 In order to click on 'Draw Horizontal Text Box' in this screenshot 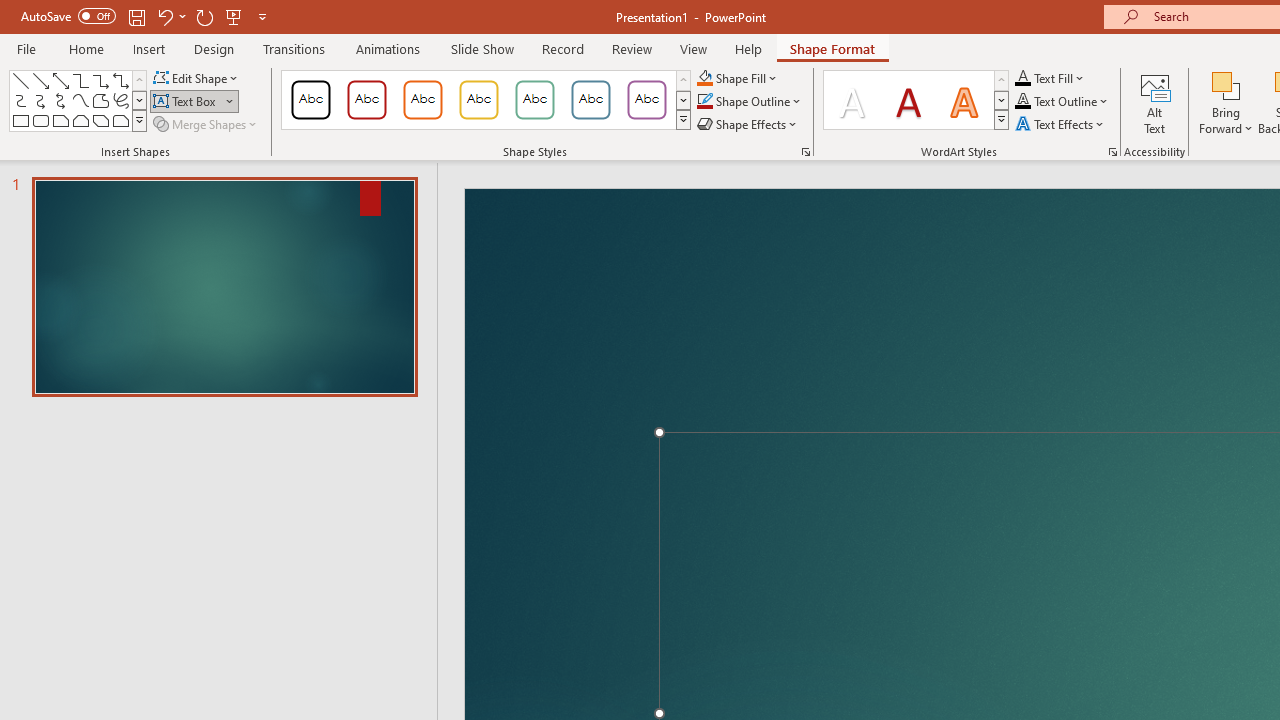, I will do `click(186, 101)`.